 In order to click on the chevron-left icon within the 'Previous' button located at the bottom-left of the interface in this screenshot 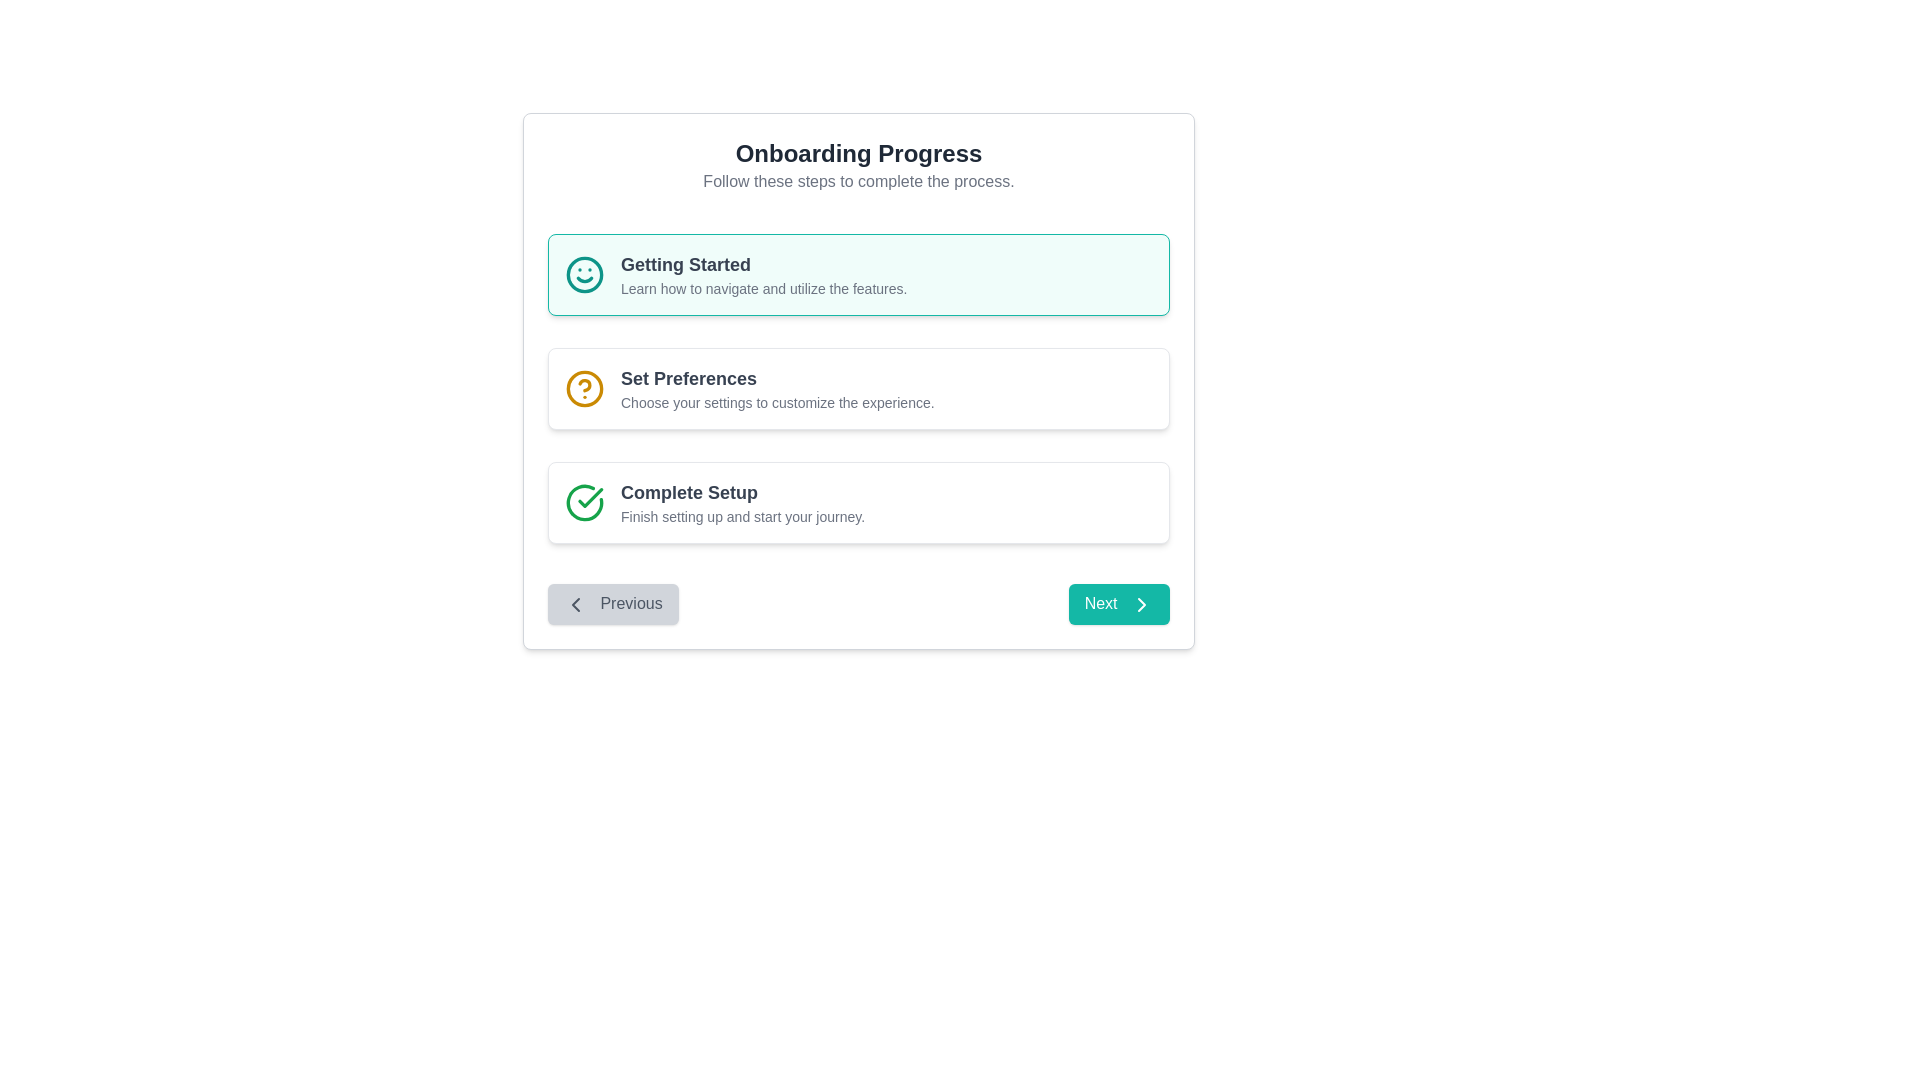, I will do `click(575, 603)`.